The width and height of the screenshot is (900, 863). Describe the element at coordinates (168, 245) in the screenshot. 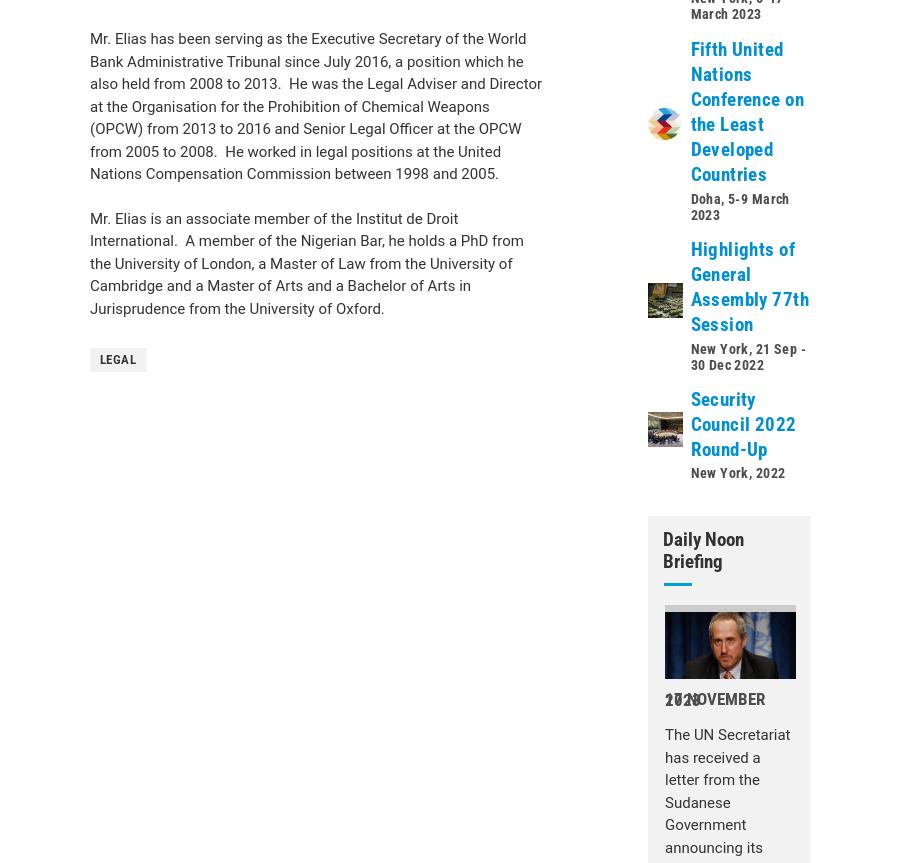

I see `'General Assembly'` at that location.